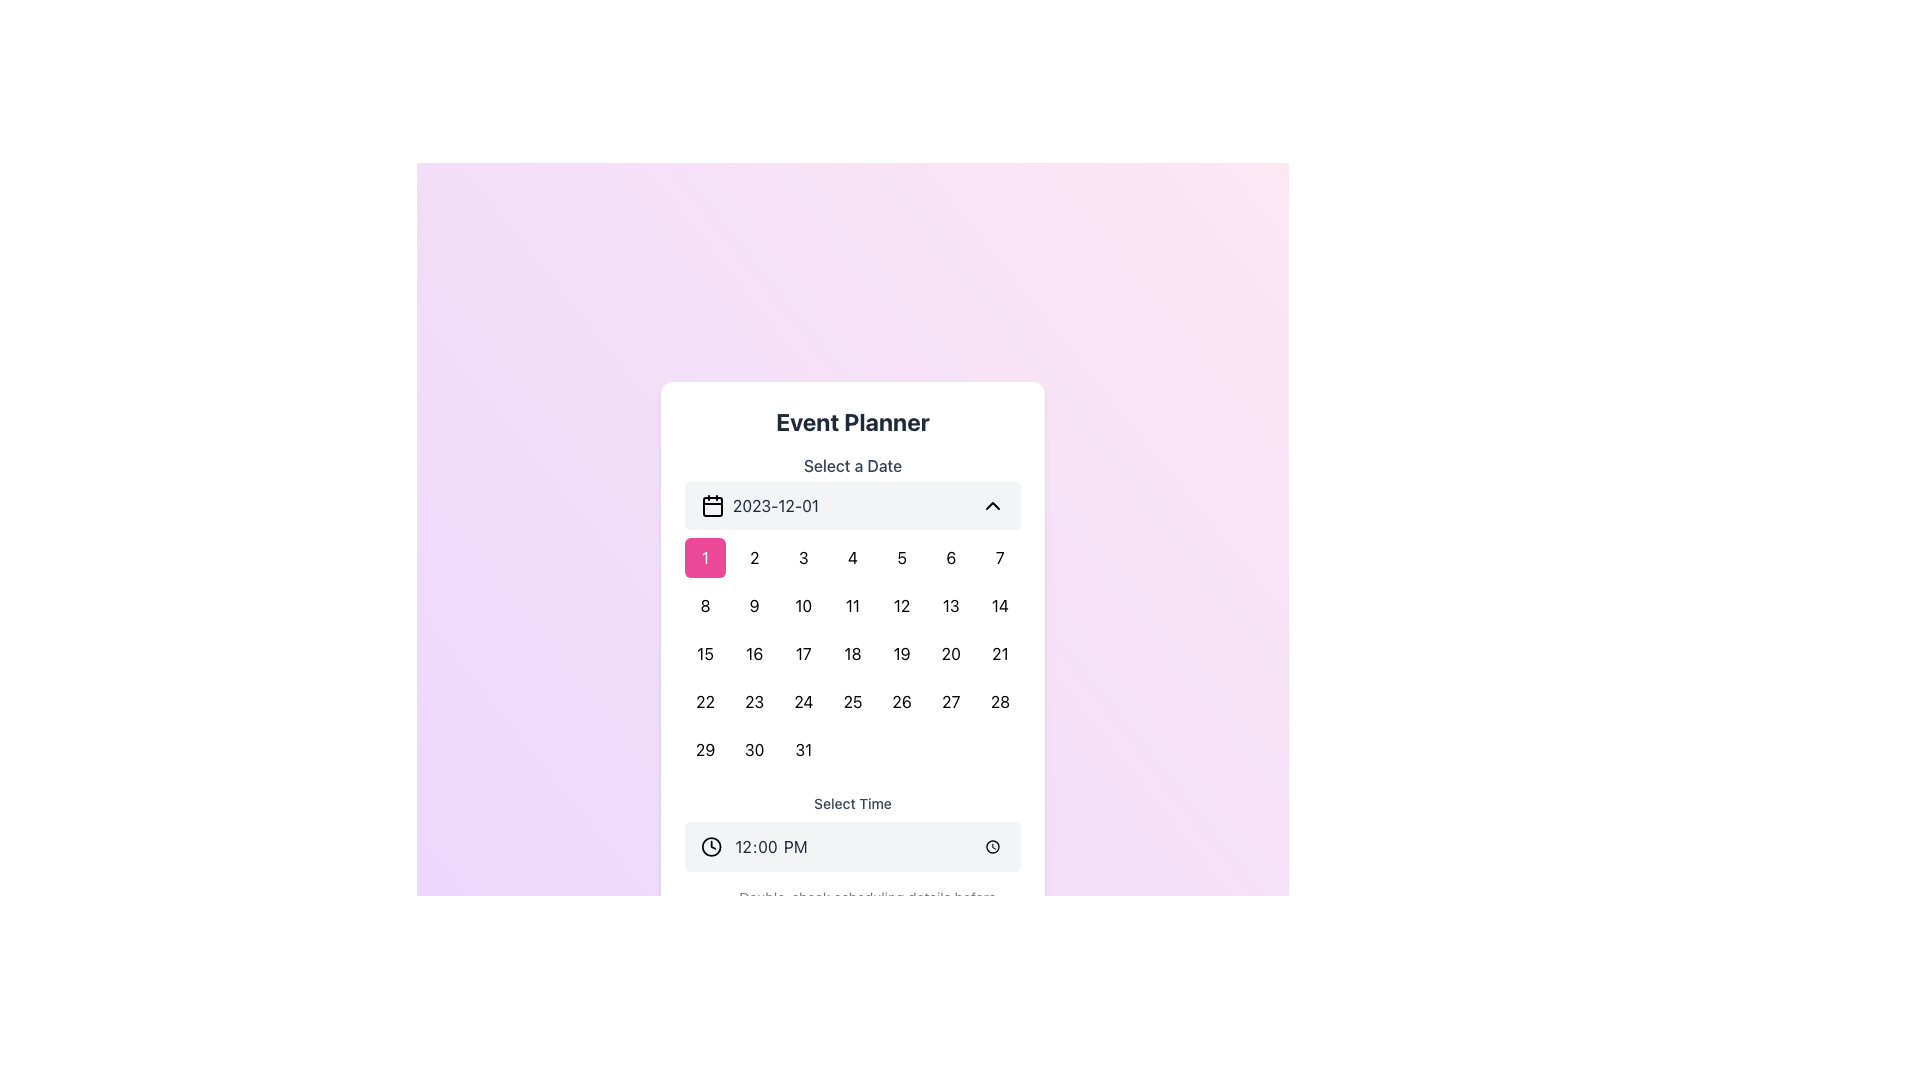  Describe the element at coordinates (853, 604) in the screenshot. I see `the button representing the 11th day in the calendar, located in the middle row, fourth column of the calendar grid to trigger the hover effect` at that location.